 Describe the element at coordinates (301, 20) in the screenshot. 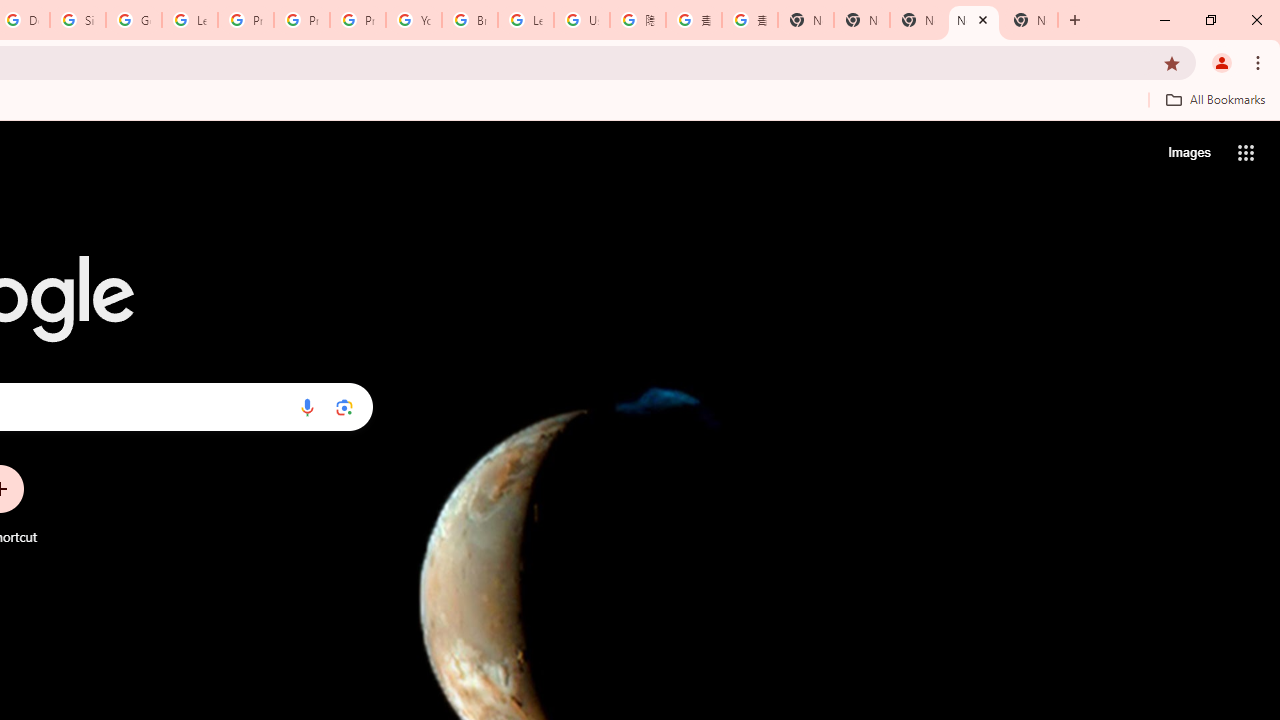

I see `'Privacy Help Center - Policies Help'` at that location.